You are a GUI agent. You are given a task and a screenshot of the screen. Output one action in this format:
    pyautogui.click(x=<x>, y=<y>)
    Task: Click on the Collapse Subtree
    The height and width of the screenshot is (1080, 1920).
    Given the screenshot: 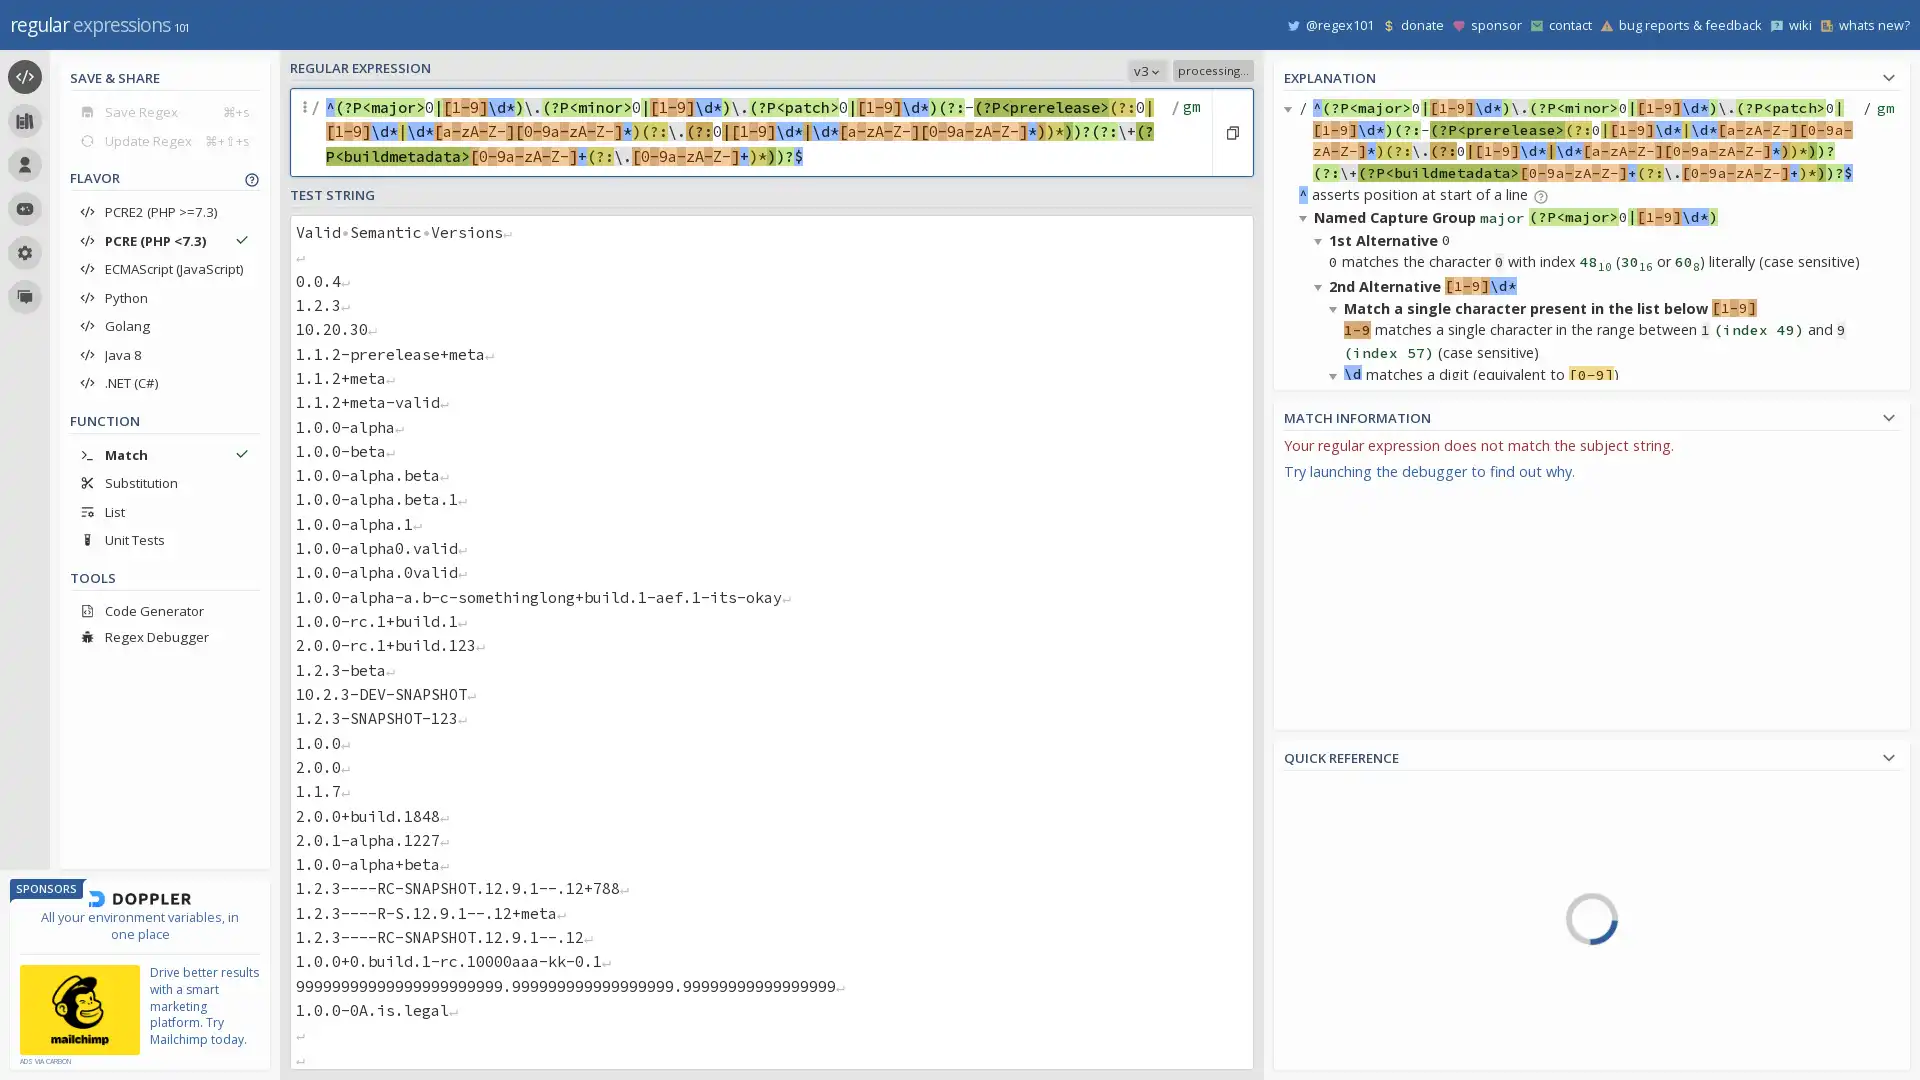 What is the action you would take?
    pyautogui.click(x=1336, y=806)
    